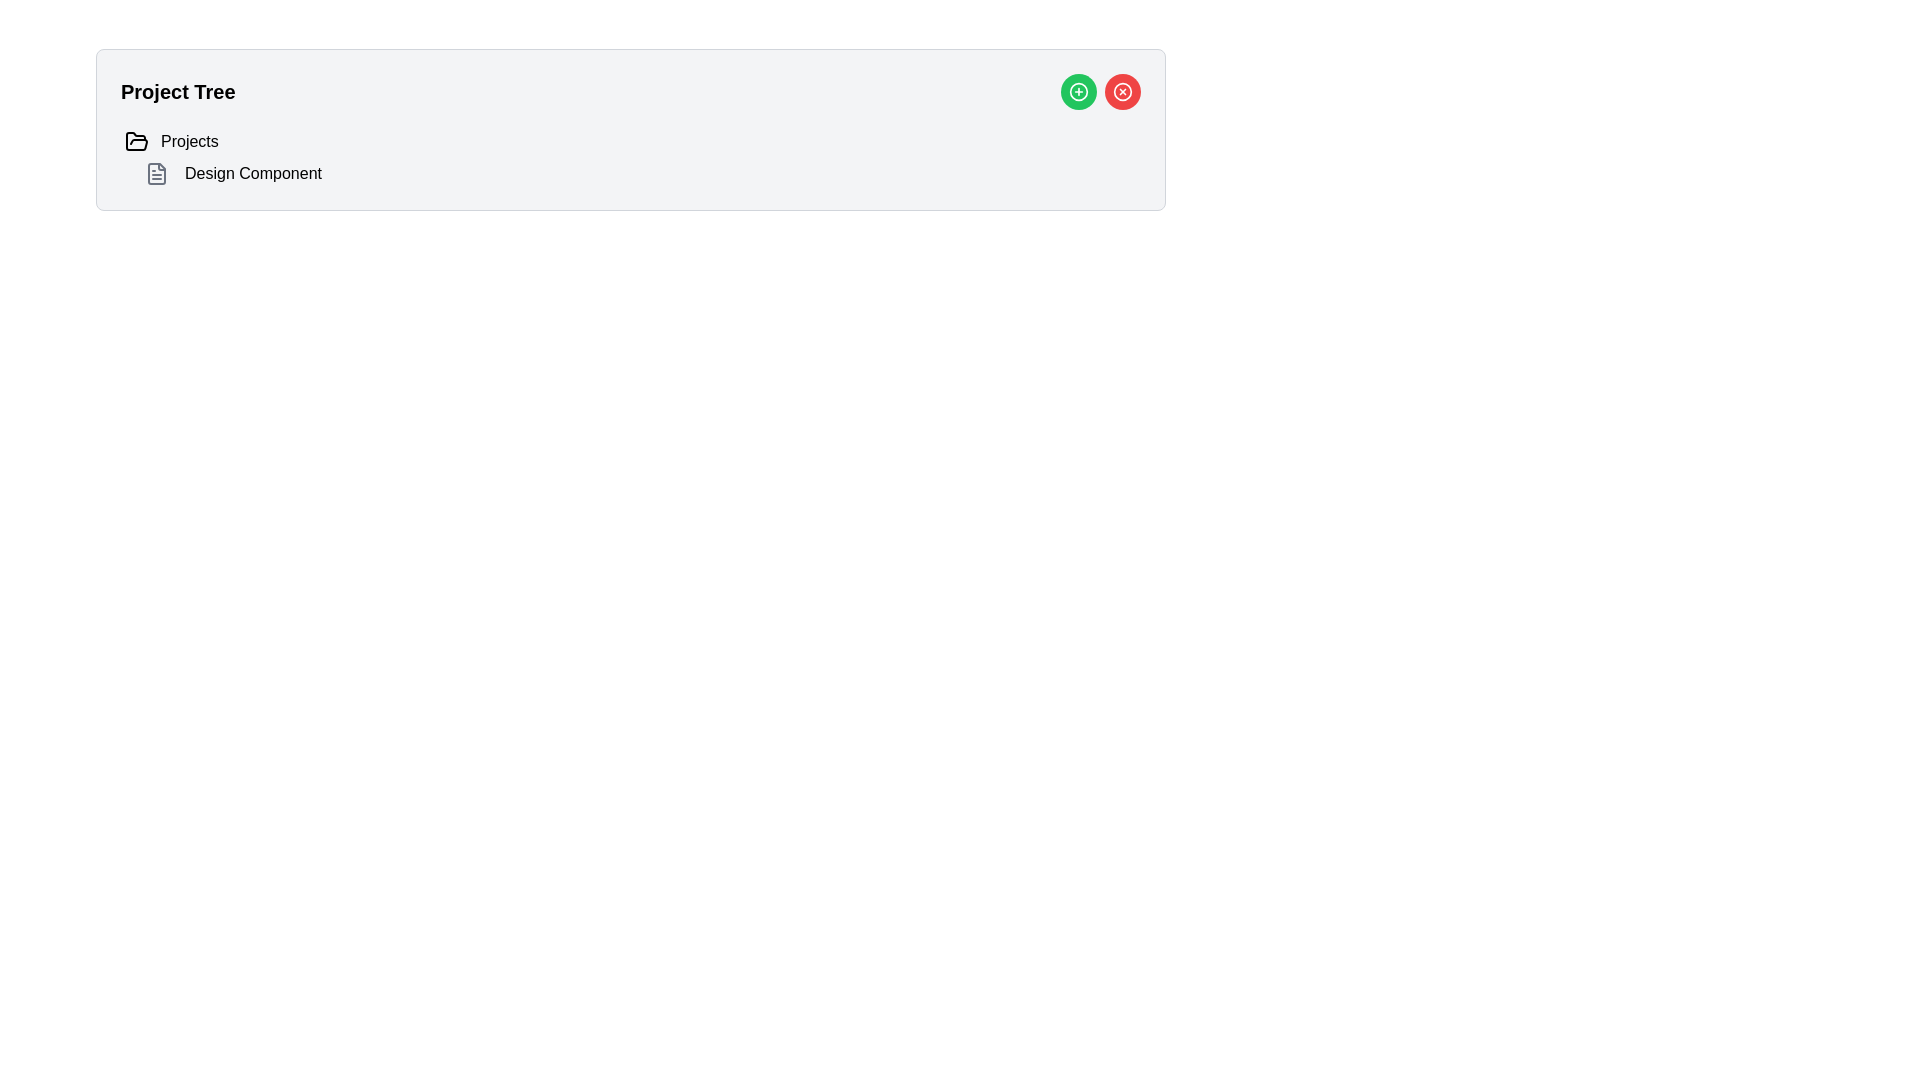 This screenshot has width=1920, height=1080. What do you see at coordinates (1099, 92) in the screenshot?
I see `the Group containing buttons for the Project Tree` at bounding box center [1099, 92].